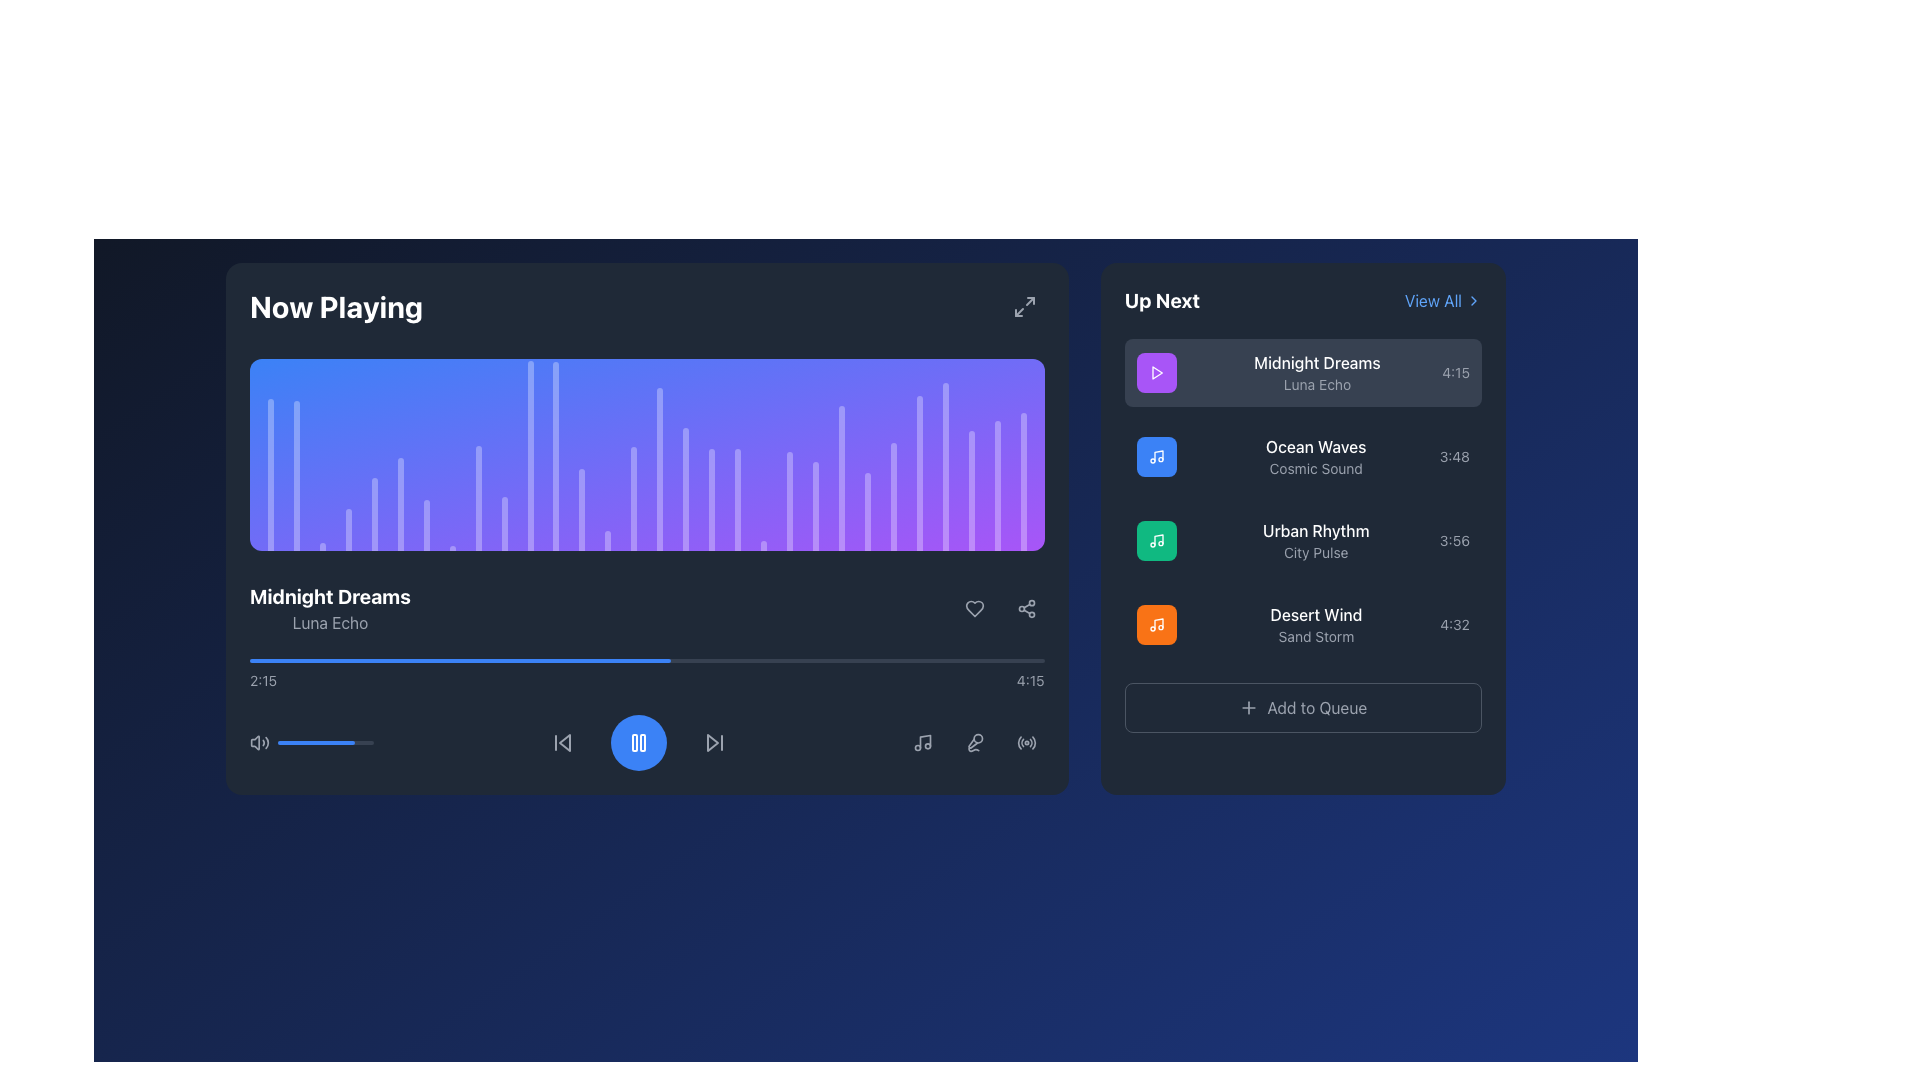 This screenshot has height=1080, width=1920. Describe the element at coordinates (638, 743) in the screenshot. I see `the centrally located blue pause button in the player control bar` at that location.